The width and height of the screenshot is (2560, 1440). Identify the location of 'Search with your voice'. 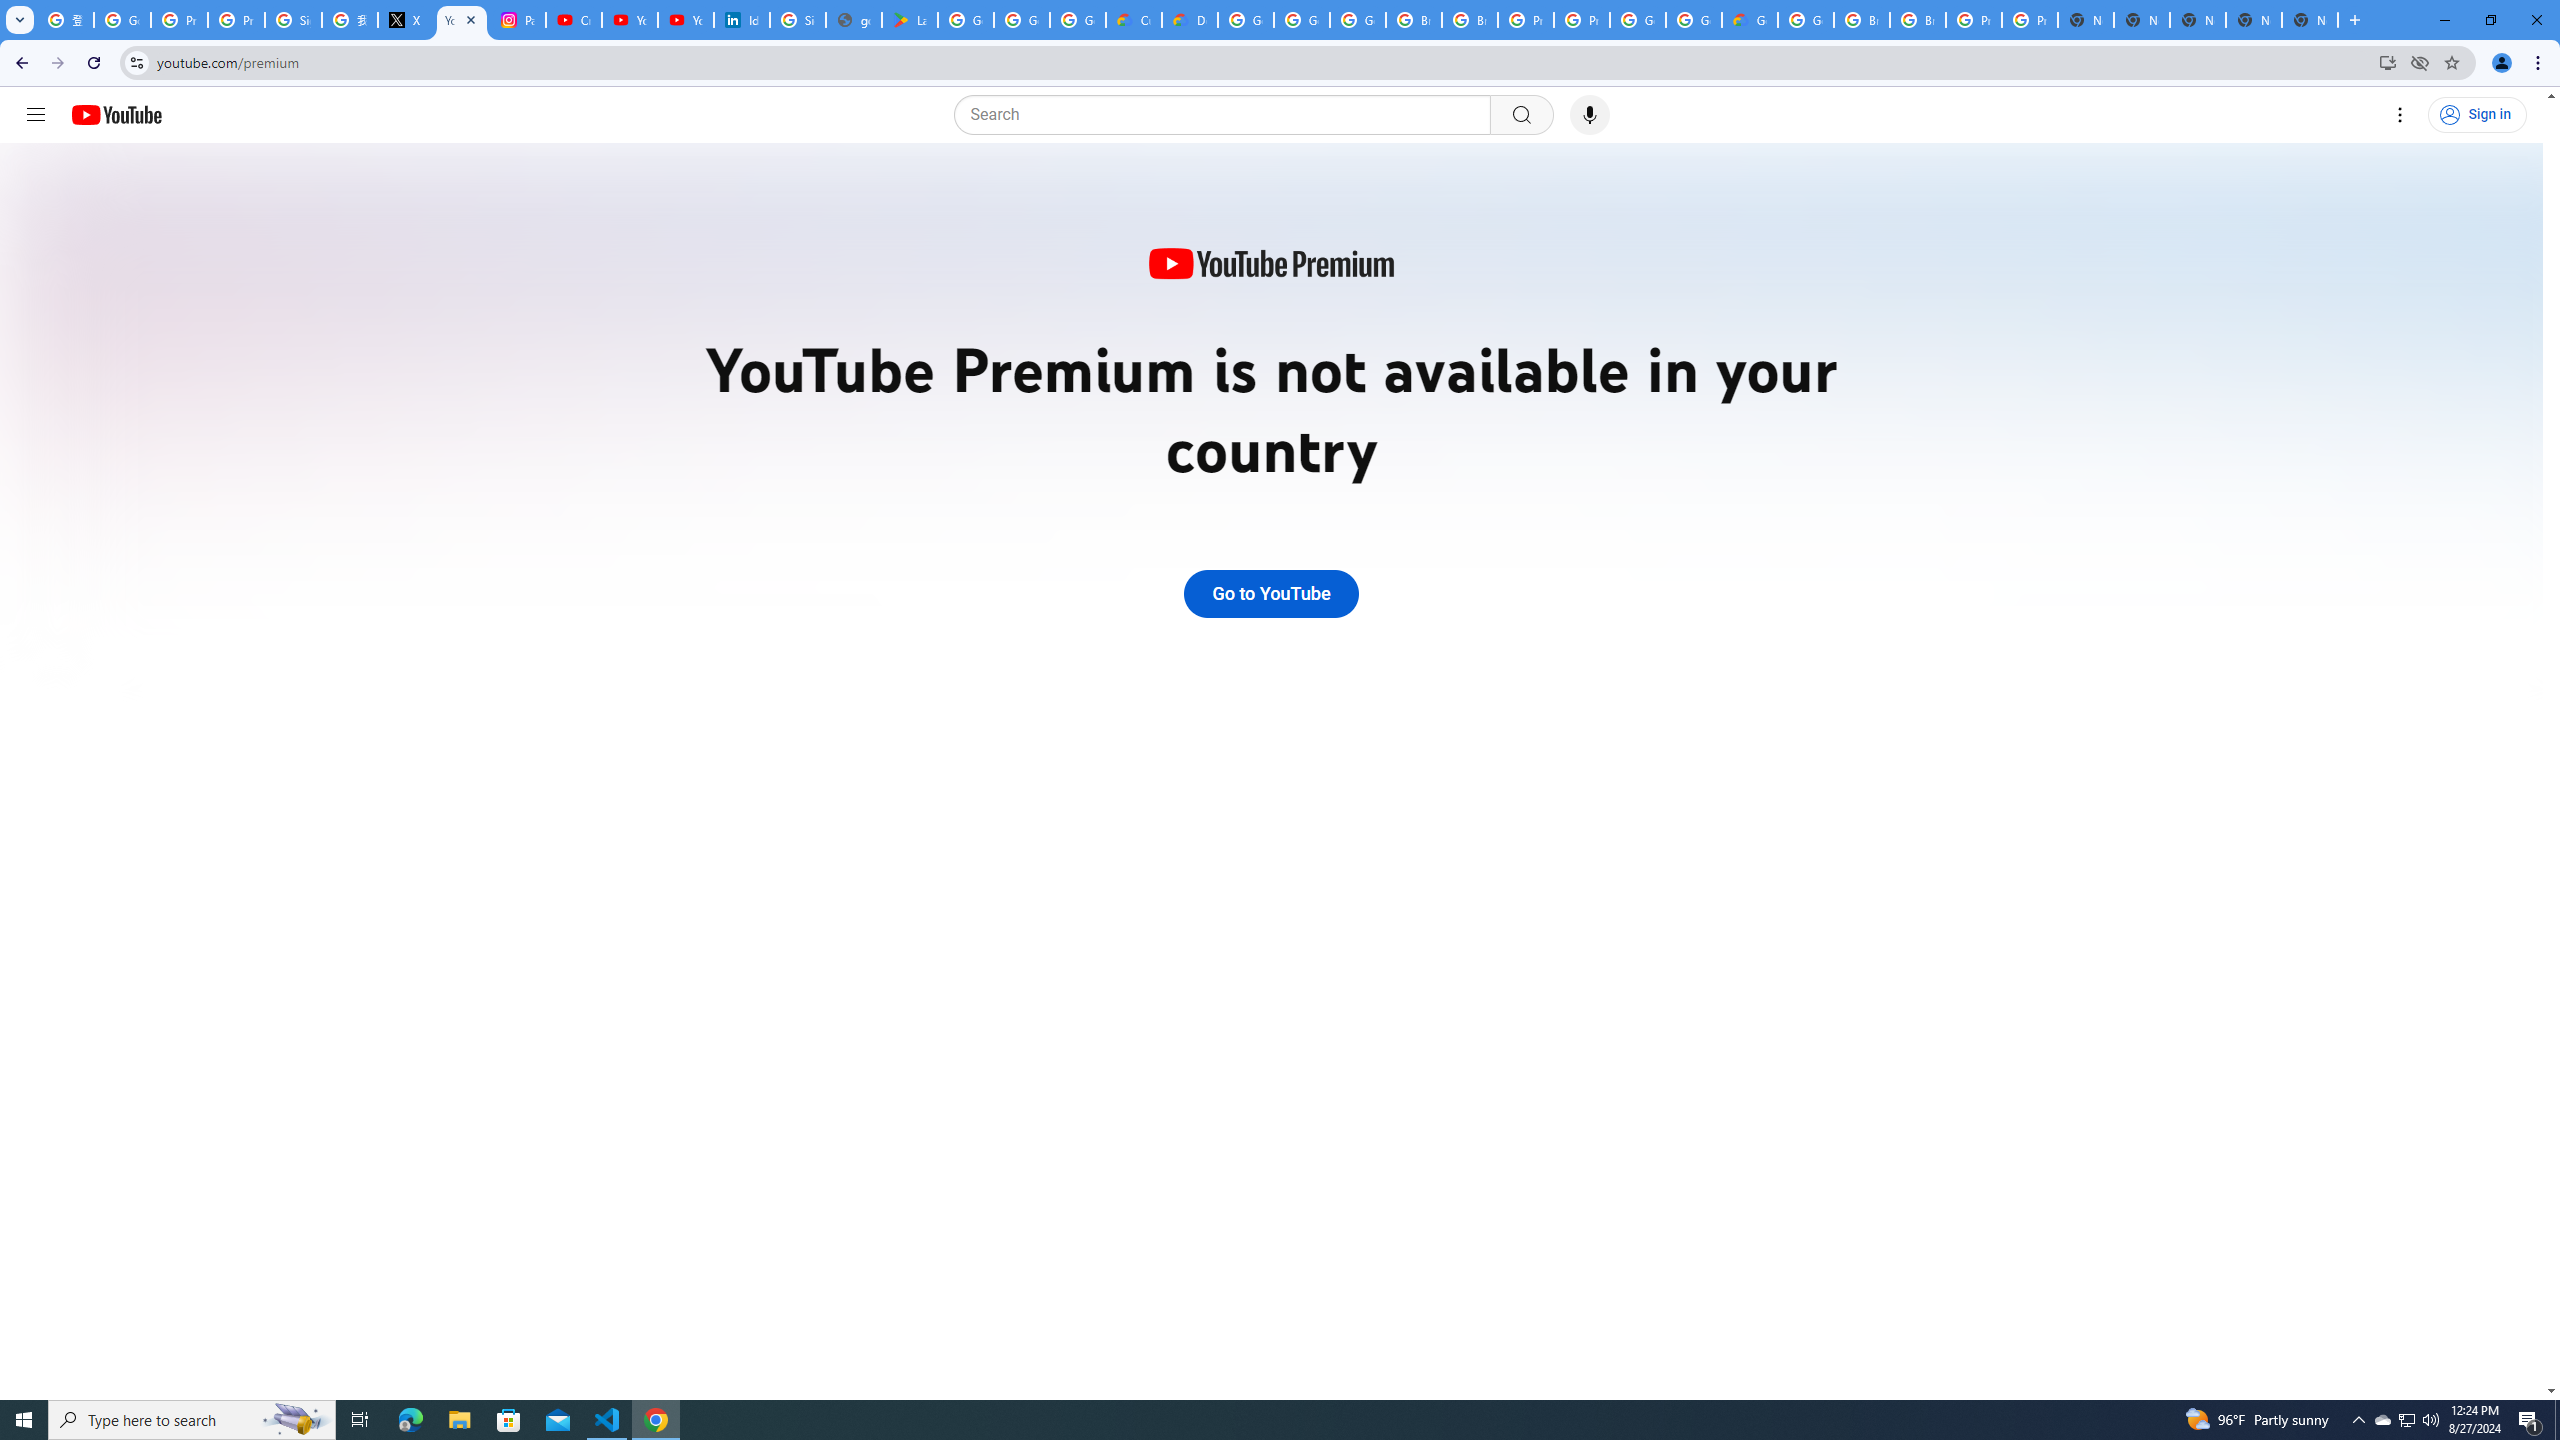
(1589, 114).